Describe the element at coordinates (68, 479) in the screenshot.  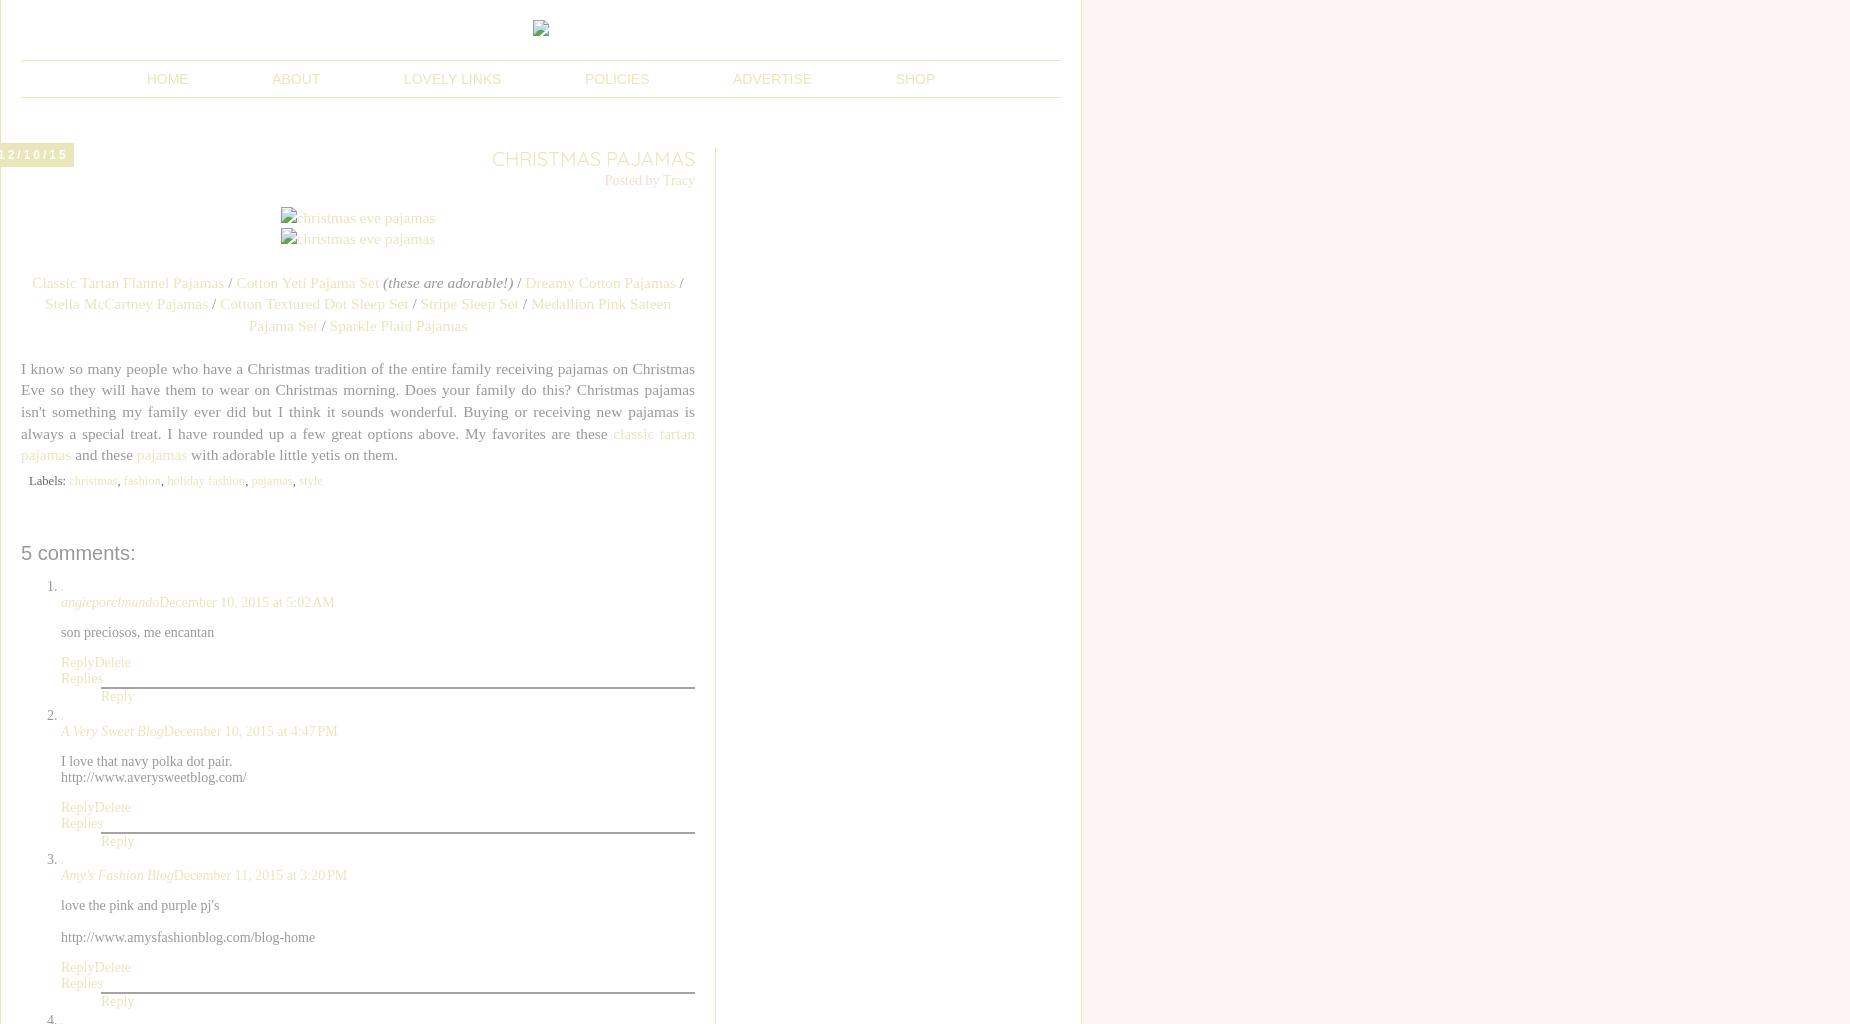
I see `'christmas'` at that location.